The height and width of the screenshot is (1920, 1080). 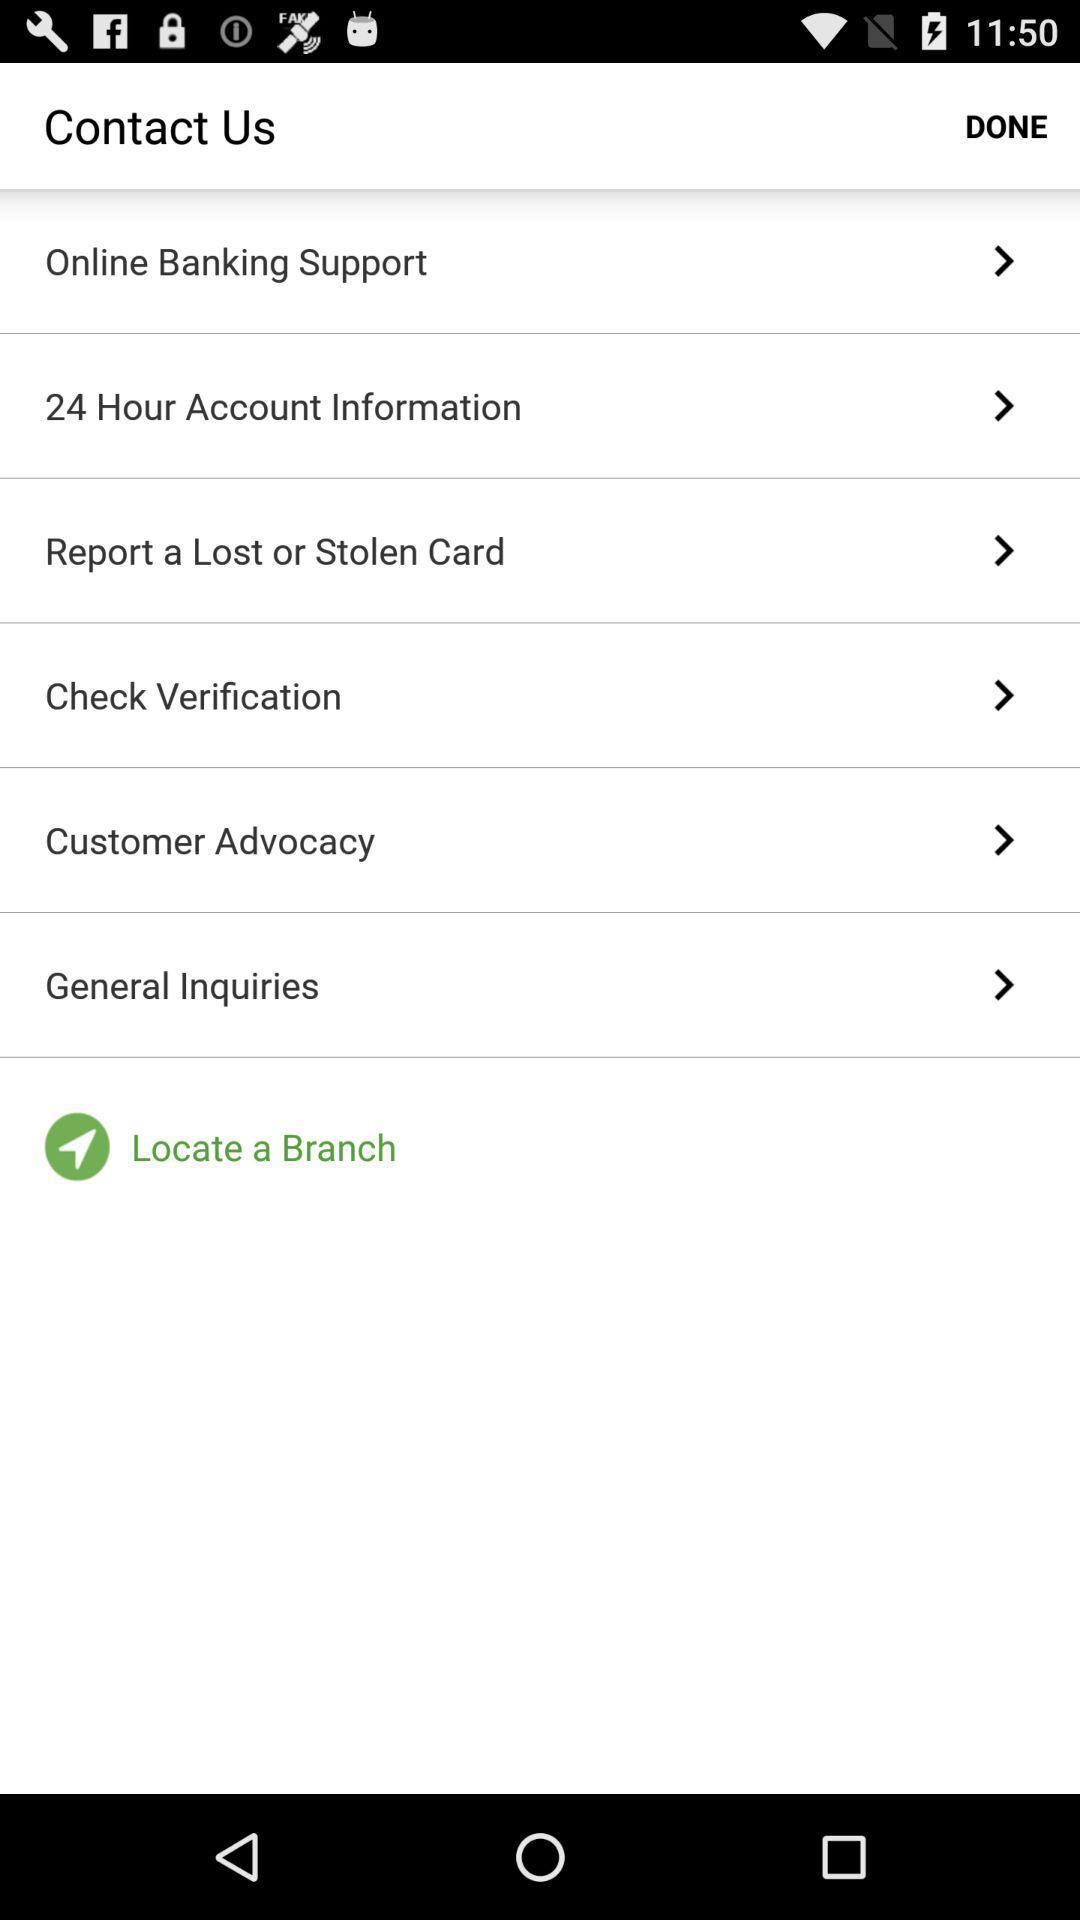 I want to click on online banking support, so click(x=235, y=259).